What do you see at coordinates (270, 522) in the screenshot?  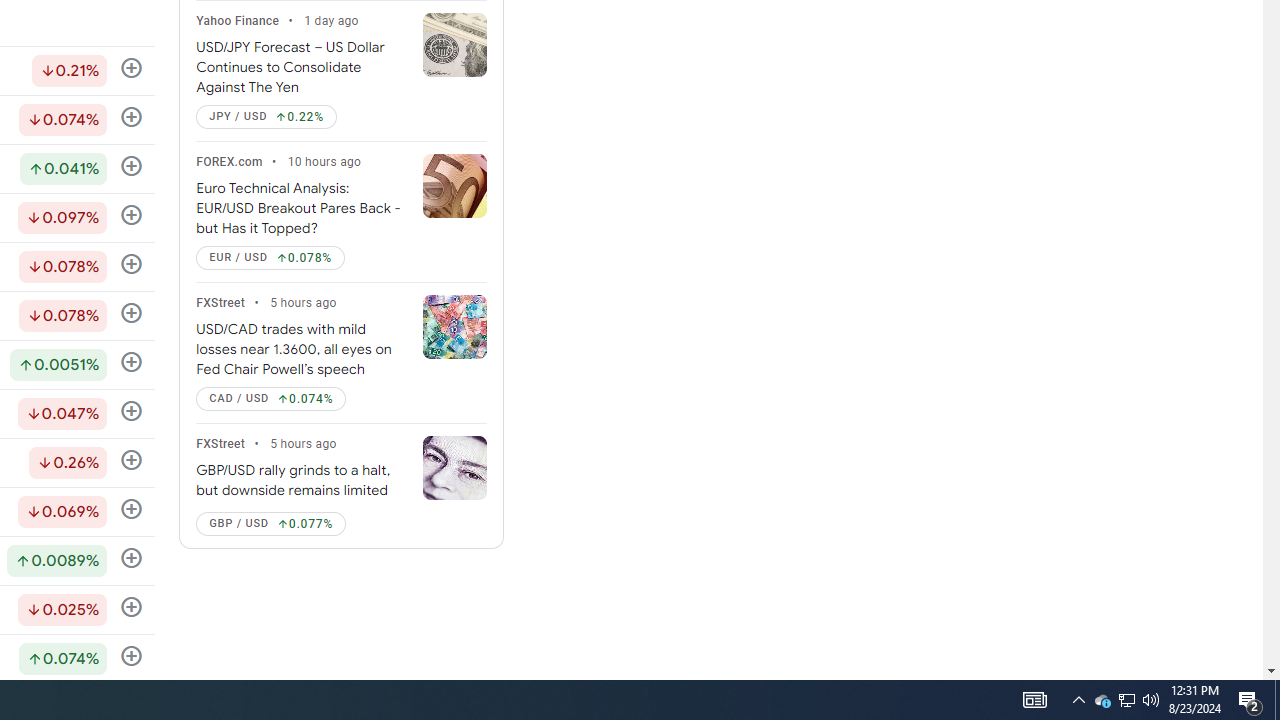 I see `'GBP / USD Up by 0.077%'` at bounding box center [270, 522].